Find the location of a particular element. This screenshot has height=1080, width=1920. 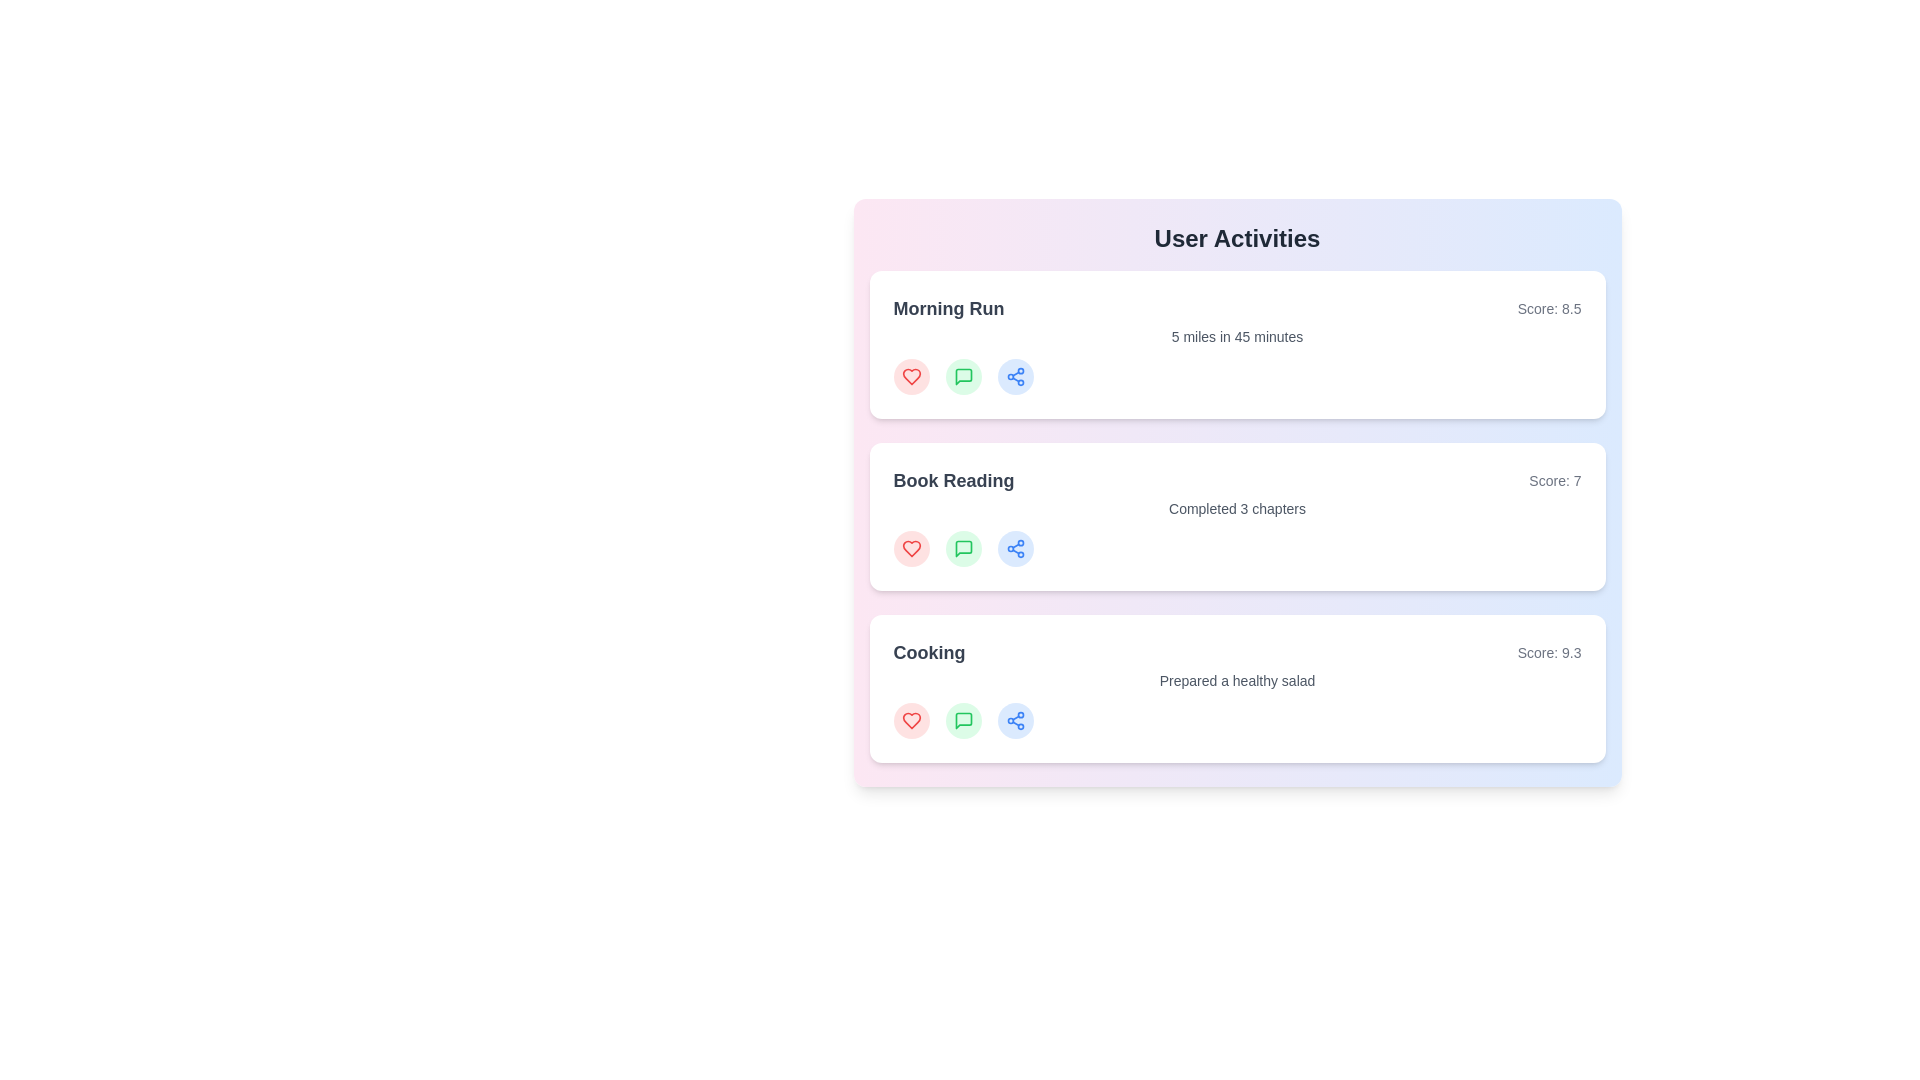

'comment' button on the activity card for Book Reading is located at coordinates (963, 548).